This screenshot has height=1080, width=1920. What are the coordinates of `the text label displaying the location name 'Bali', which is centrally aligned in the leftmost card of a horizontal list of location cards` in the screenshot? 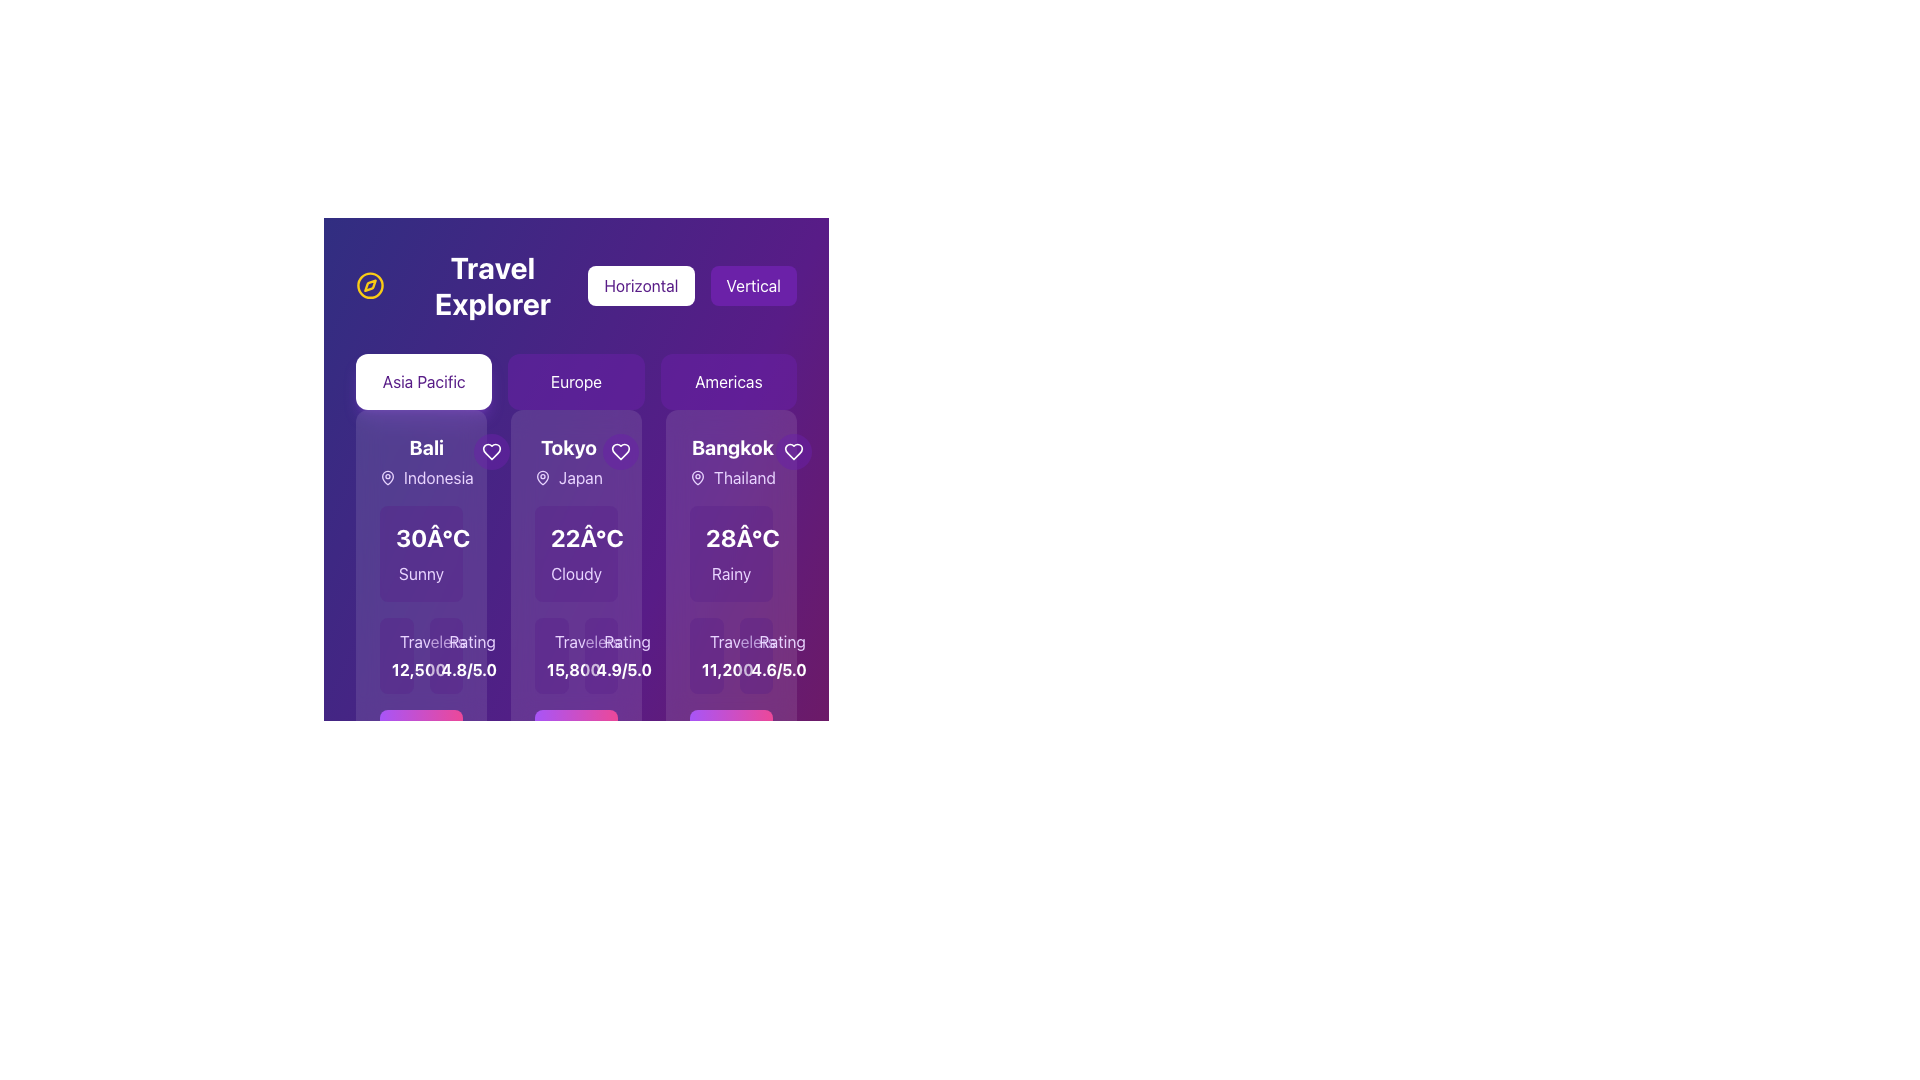 It's located at (425, 446).